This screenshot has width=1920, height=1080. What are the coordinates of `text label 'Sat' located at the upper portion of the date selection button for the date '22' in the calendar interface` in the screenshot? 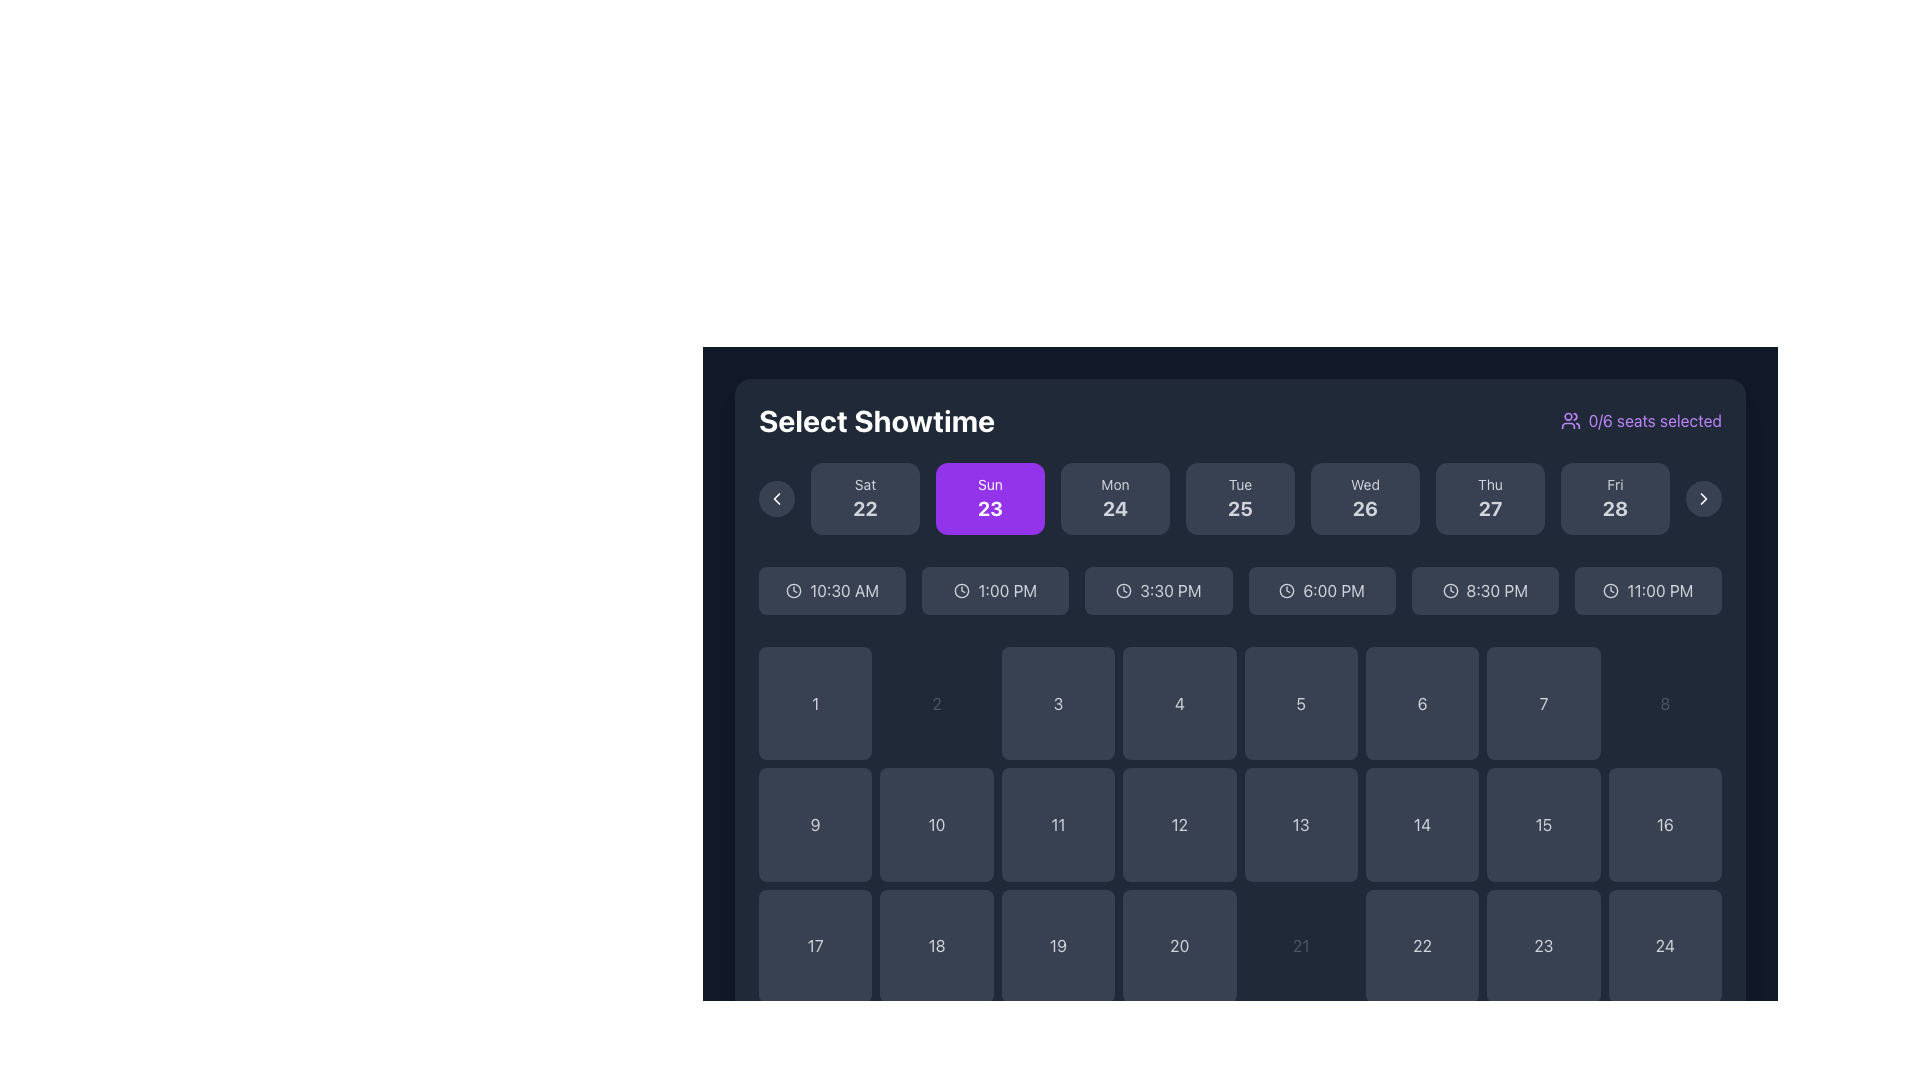 It's located at (865, 485).